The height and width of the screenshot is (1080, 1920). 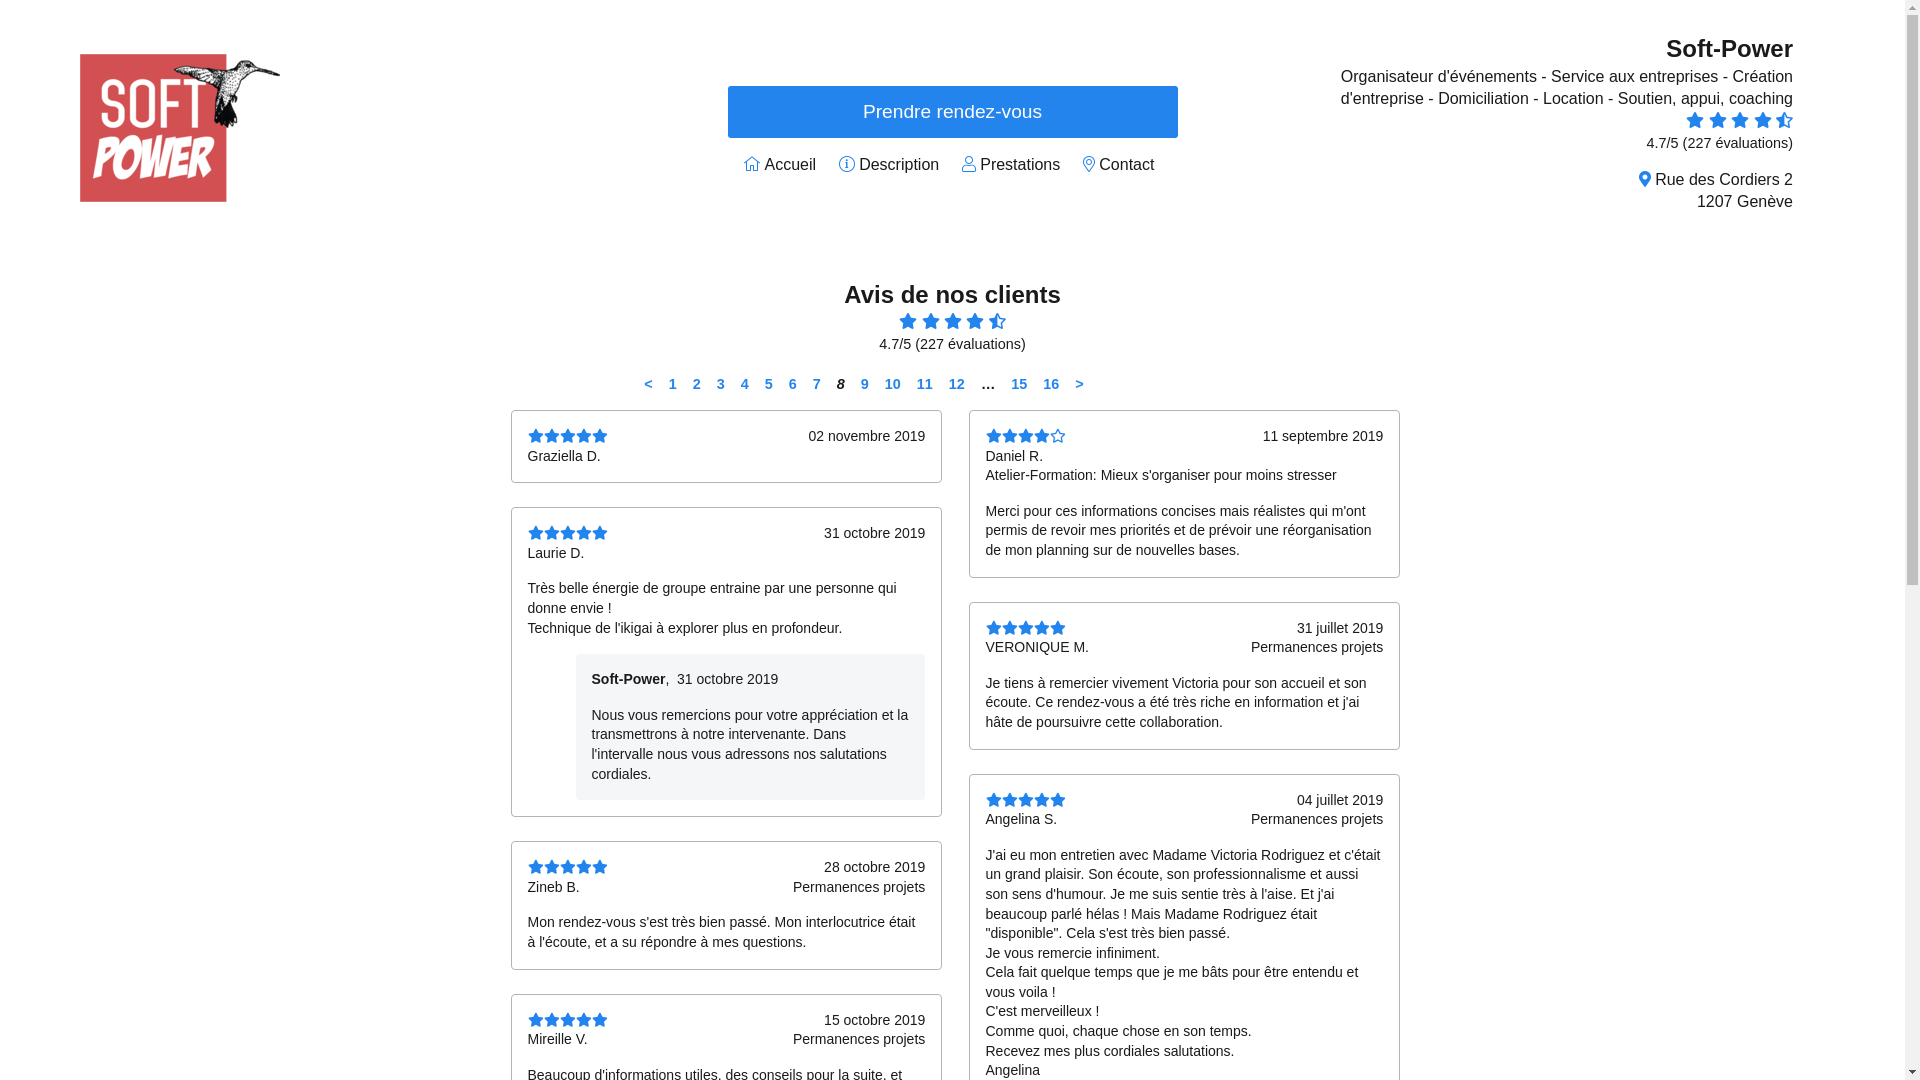 What do you see at coordinates (816, 384) in the screenshot?
I see `'7'` at bounding box center [816, 384].